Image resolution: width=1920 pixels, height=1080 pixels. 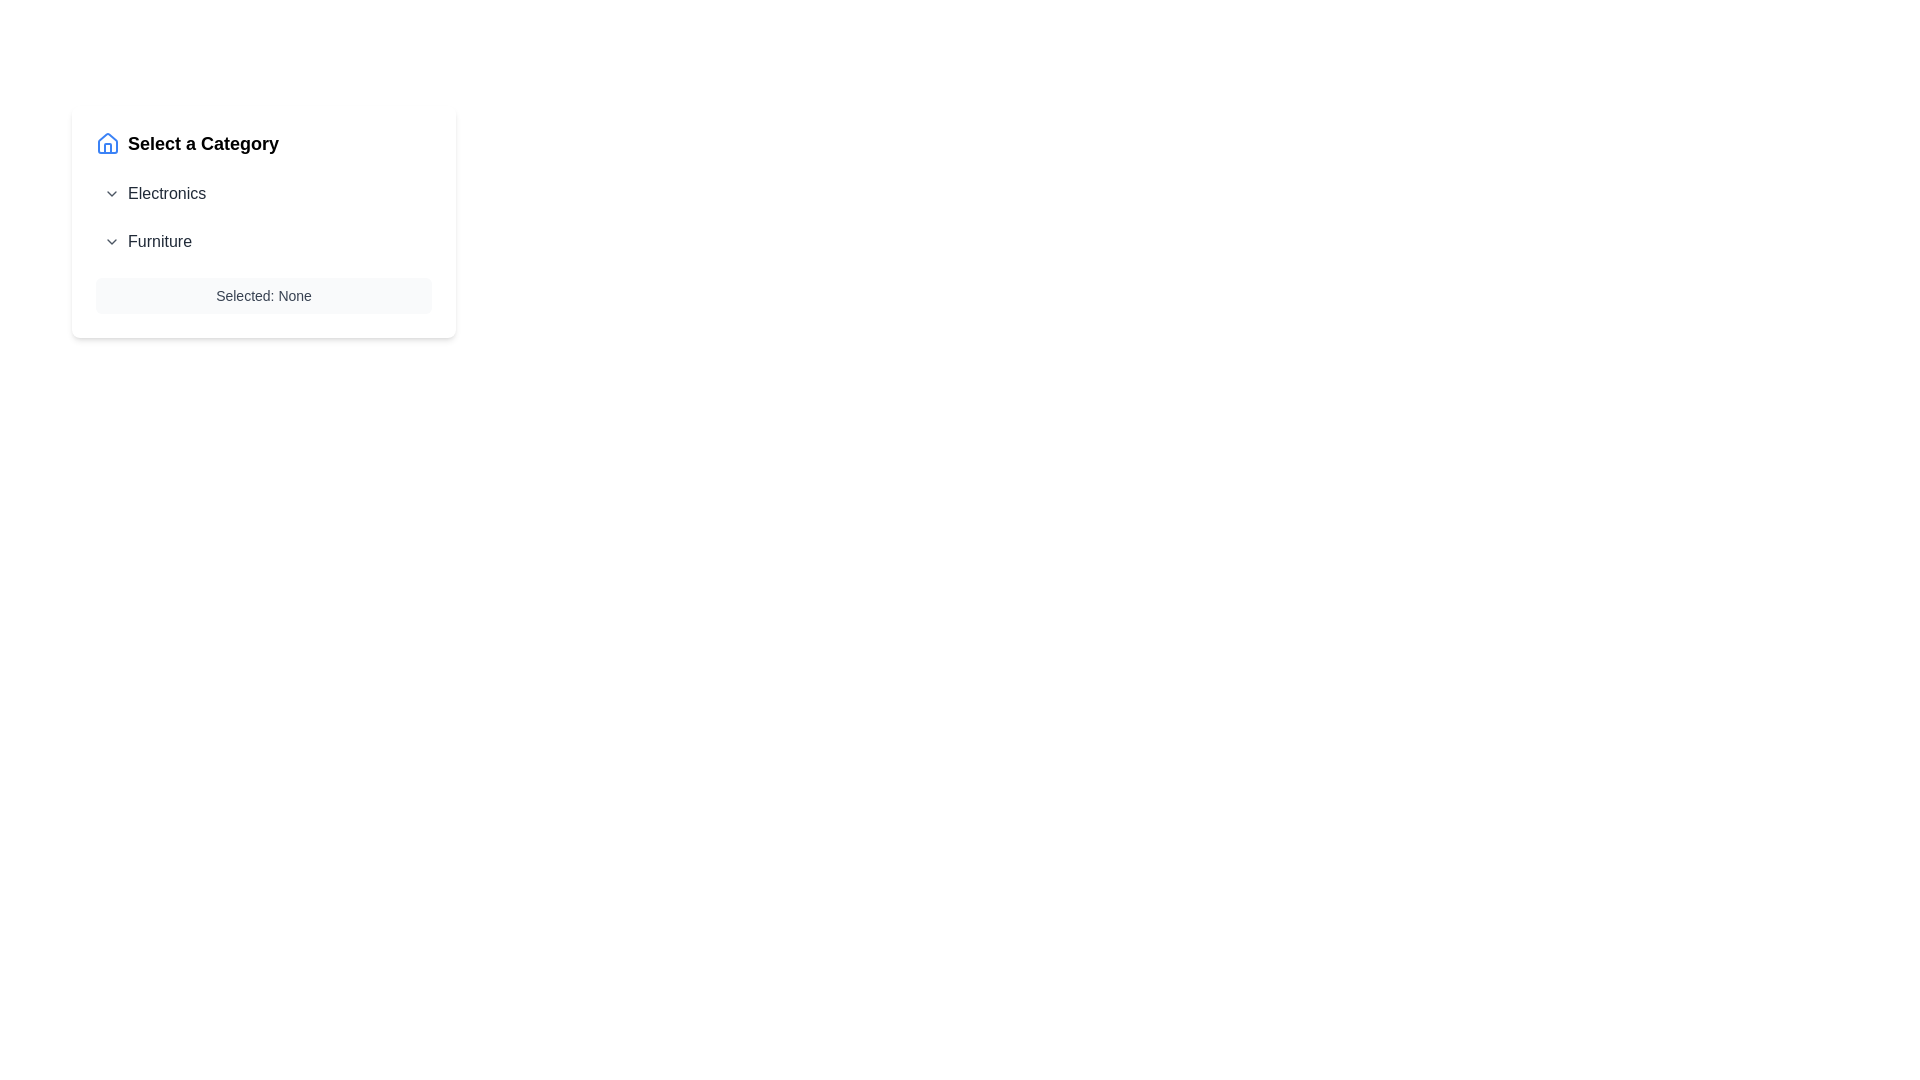 I want to click on the expand/collapse icon for the 'Furniture' list item to trigger its hover effect, so click(x=110, y=241).